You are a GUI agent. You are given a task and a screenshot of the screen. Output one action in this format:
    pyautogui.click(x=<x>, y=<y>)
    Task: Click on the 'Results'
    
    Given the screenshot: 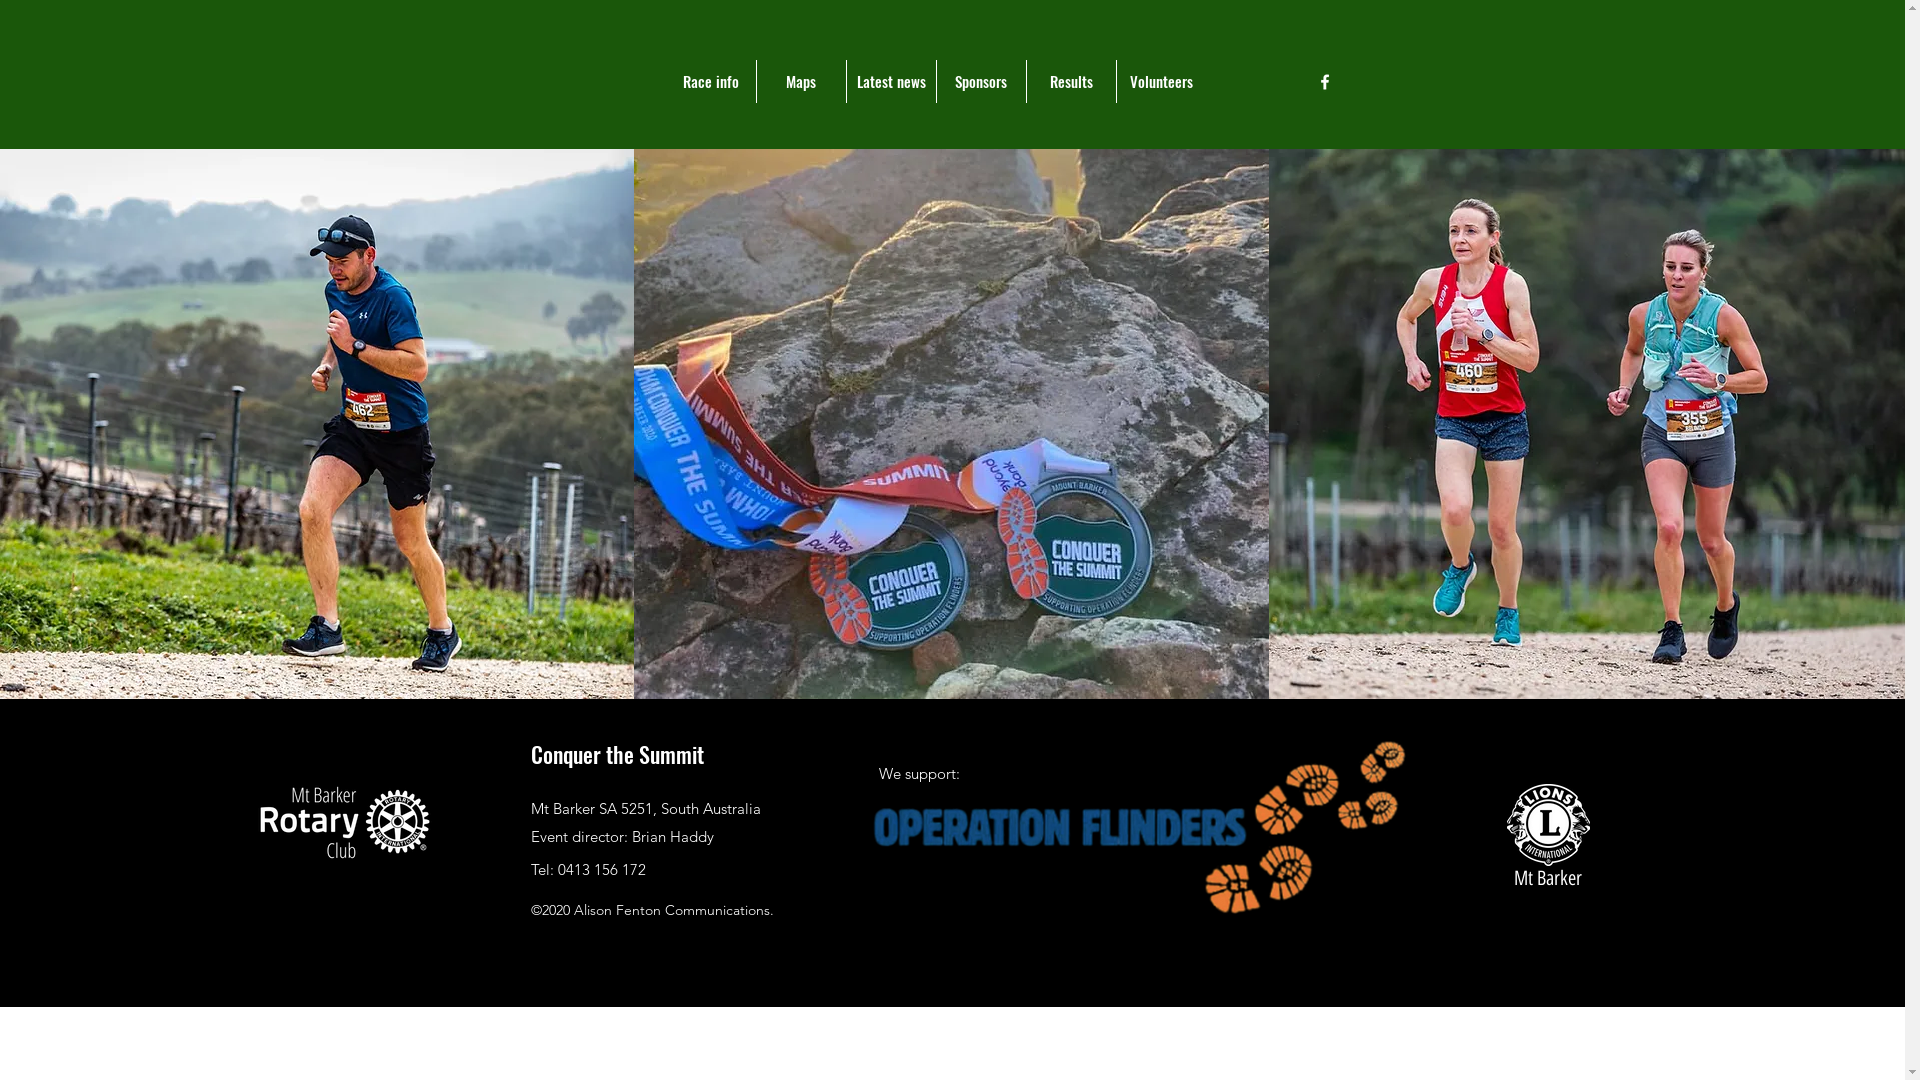 What is the action you would take?
    pyautogui.click(x=1069, y=80)
    